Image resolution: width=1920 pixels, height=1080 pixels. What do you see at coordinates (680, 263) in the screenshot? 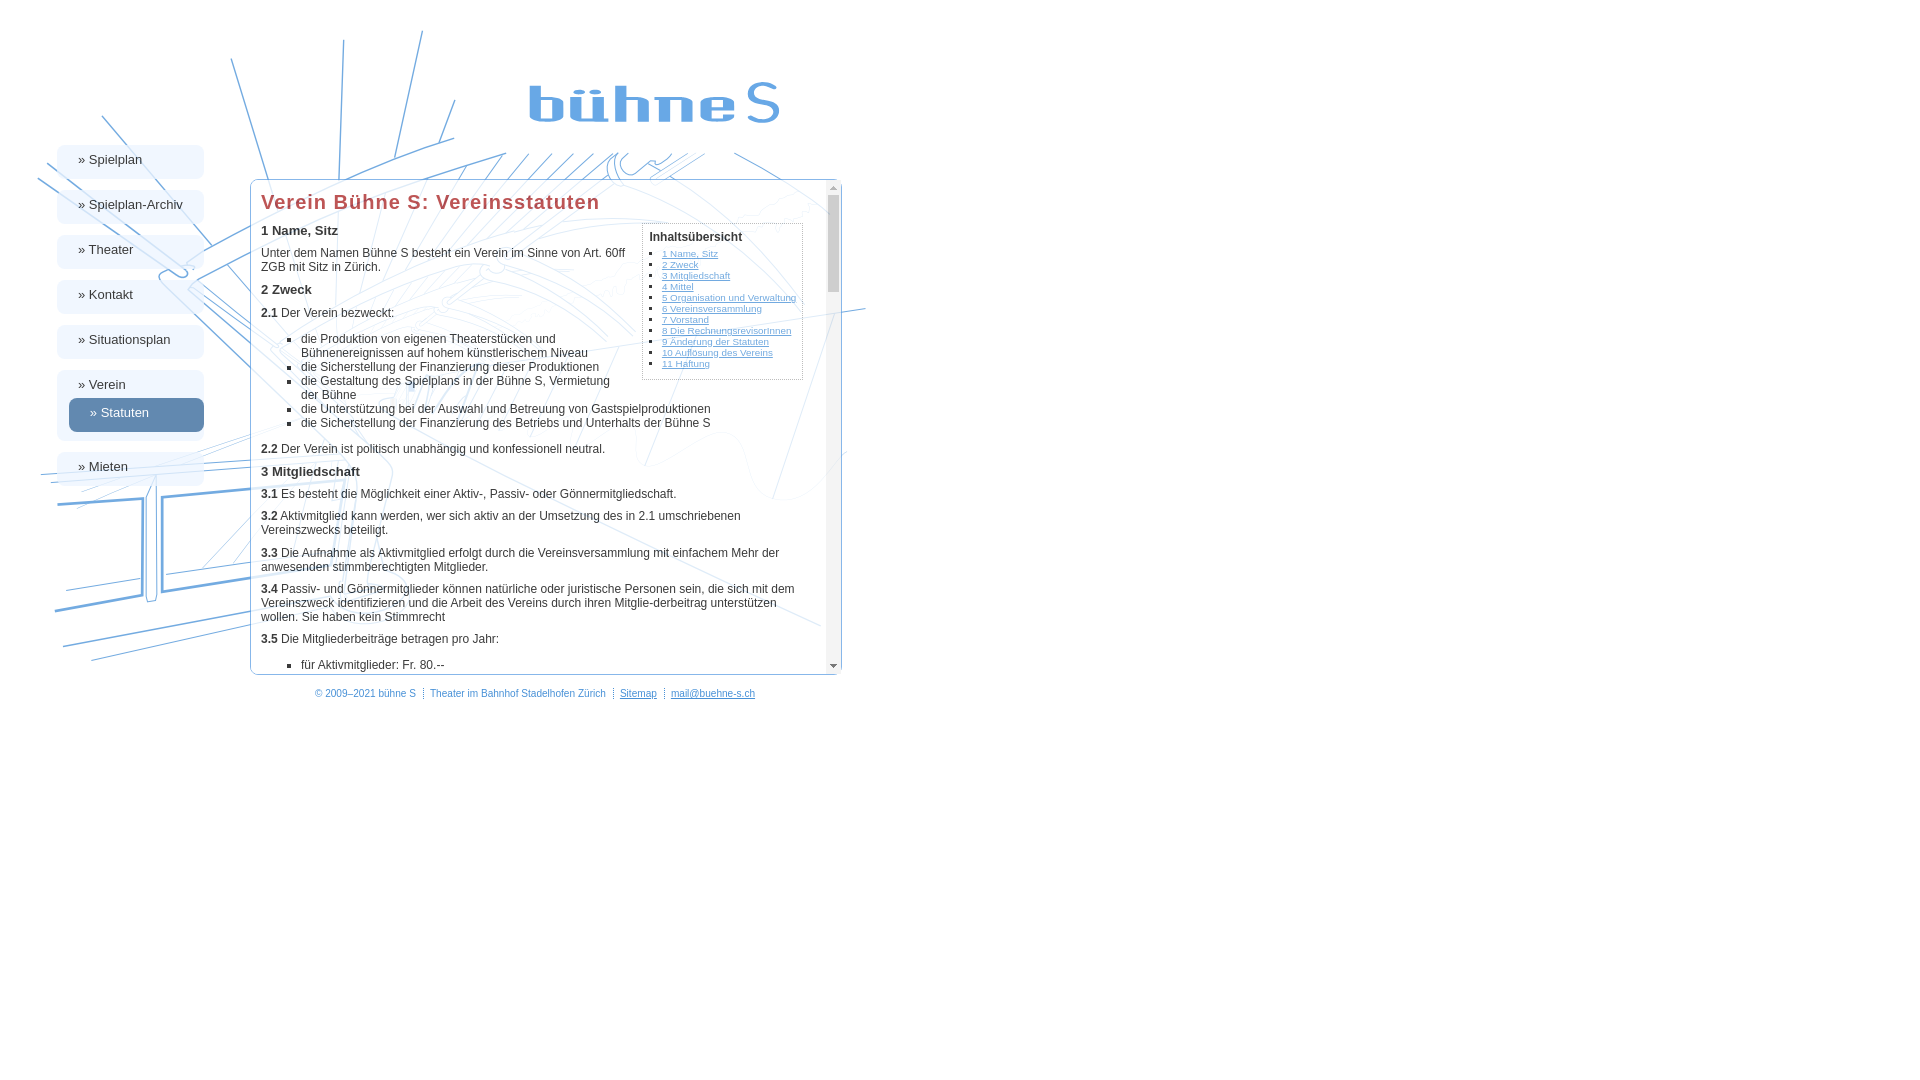
I see `'2 Zweck'` at bounding box center [680, 263].